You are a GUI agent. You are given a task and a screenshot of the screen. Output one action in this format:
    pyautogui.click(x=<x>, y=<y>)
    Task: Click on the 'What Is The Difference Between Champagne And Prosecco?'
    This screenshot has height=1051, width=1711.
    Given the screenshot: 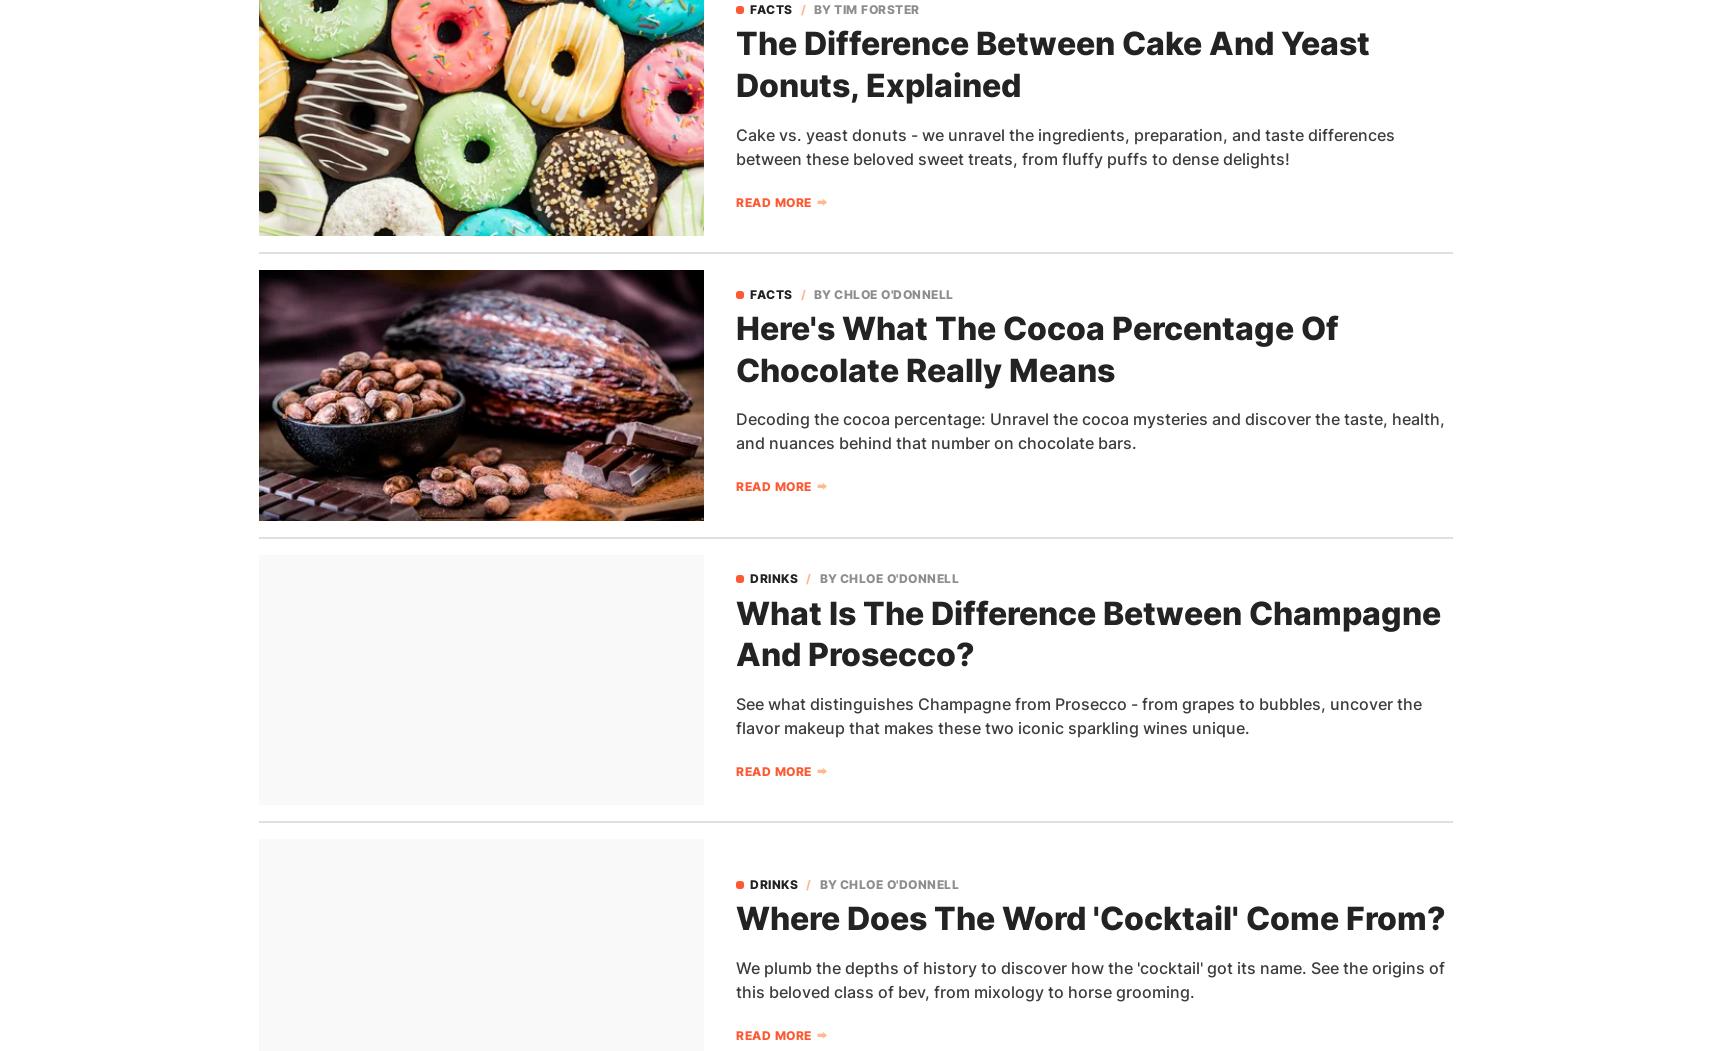 What is the action you would take?
    pyautogui.click(x=1088, y=632)
    